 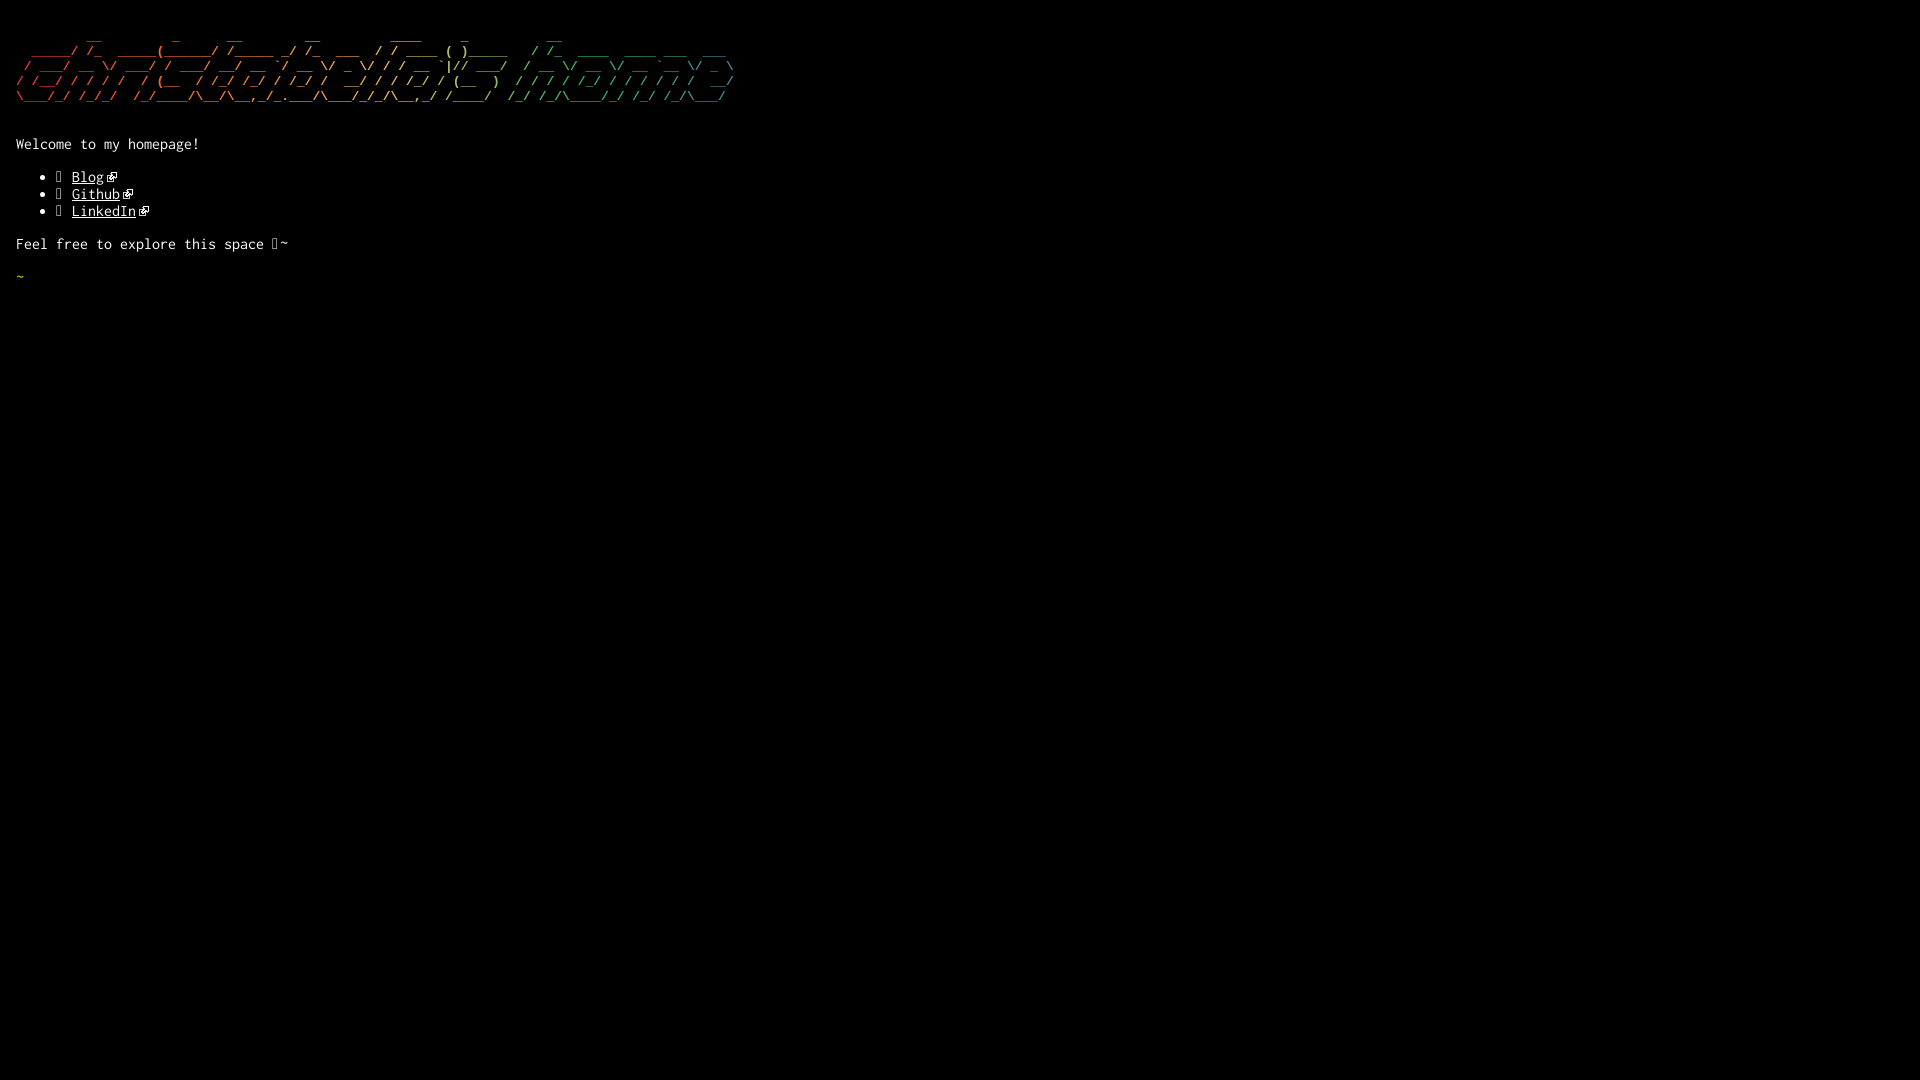 I want to click on 'Blog', so click(x=72, y=175).